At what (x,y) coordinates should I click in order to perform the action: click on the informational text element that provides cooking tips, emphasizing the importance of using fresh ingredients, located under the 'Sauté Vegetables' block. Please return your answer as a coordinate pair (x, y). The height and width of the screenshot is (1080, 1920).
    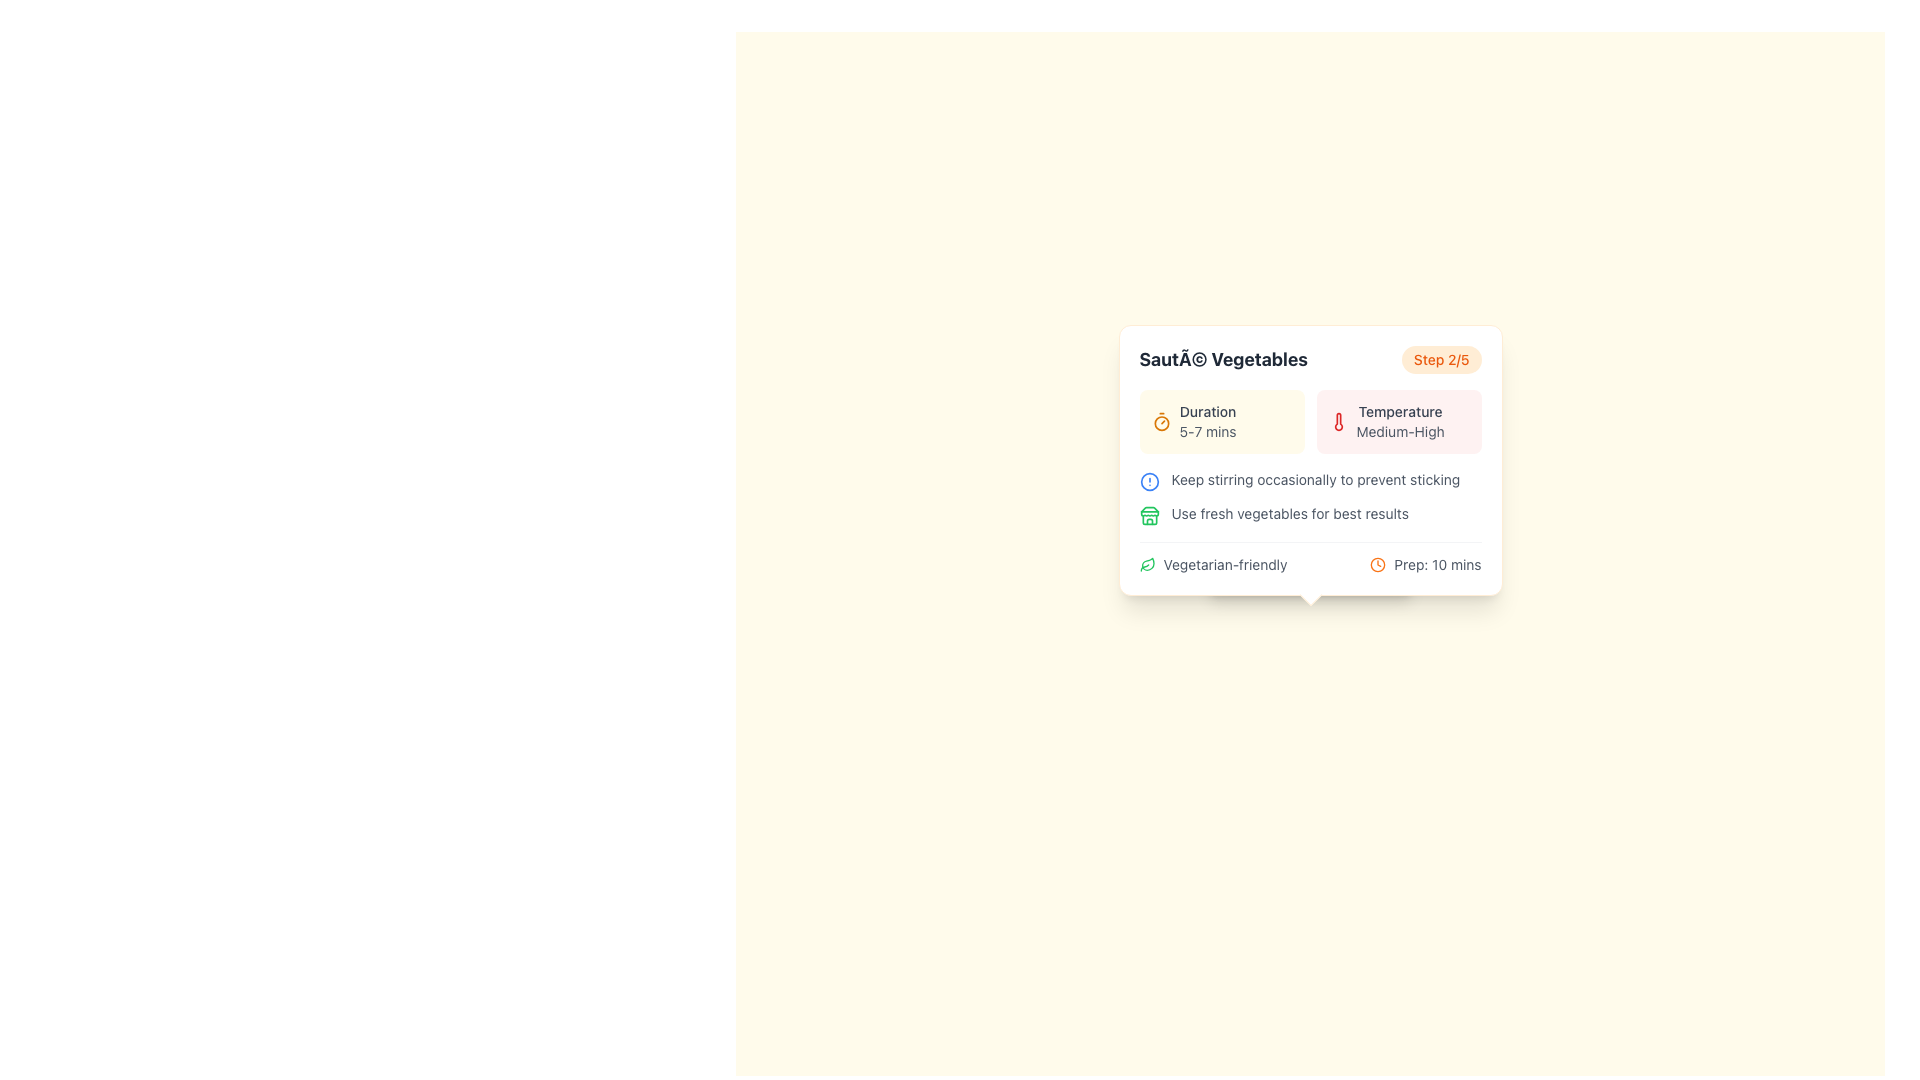
    Looking at the image, I should click on (1310, 514).